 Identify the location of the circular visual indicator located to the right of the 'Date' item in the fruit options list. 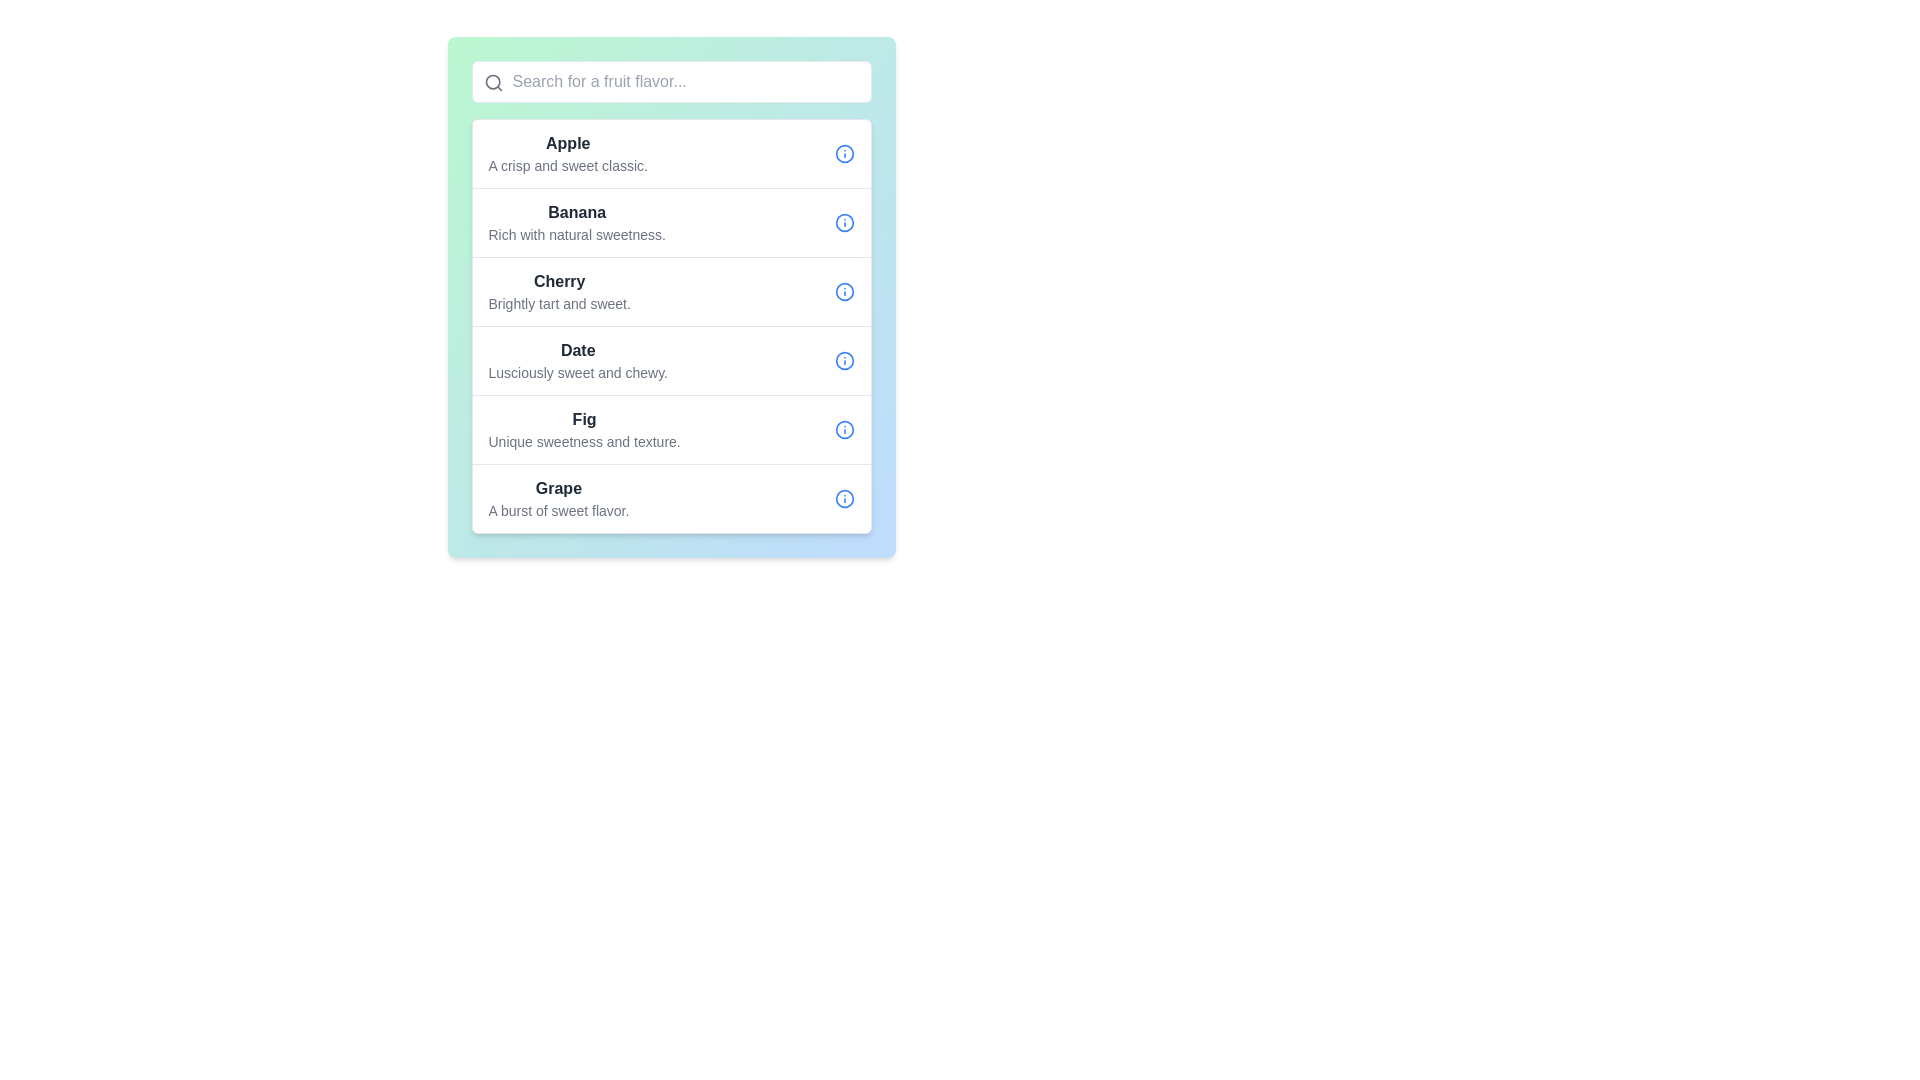
(844, 361).